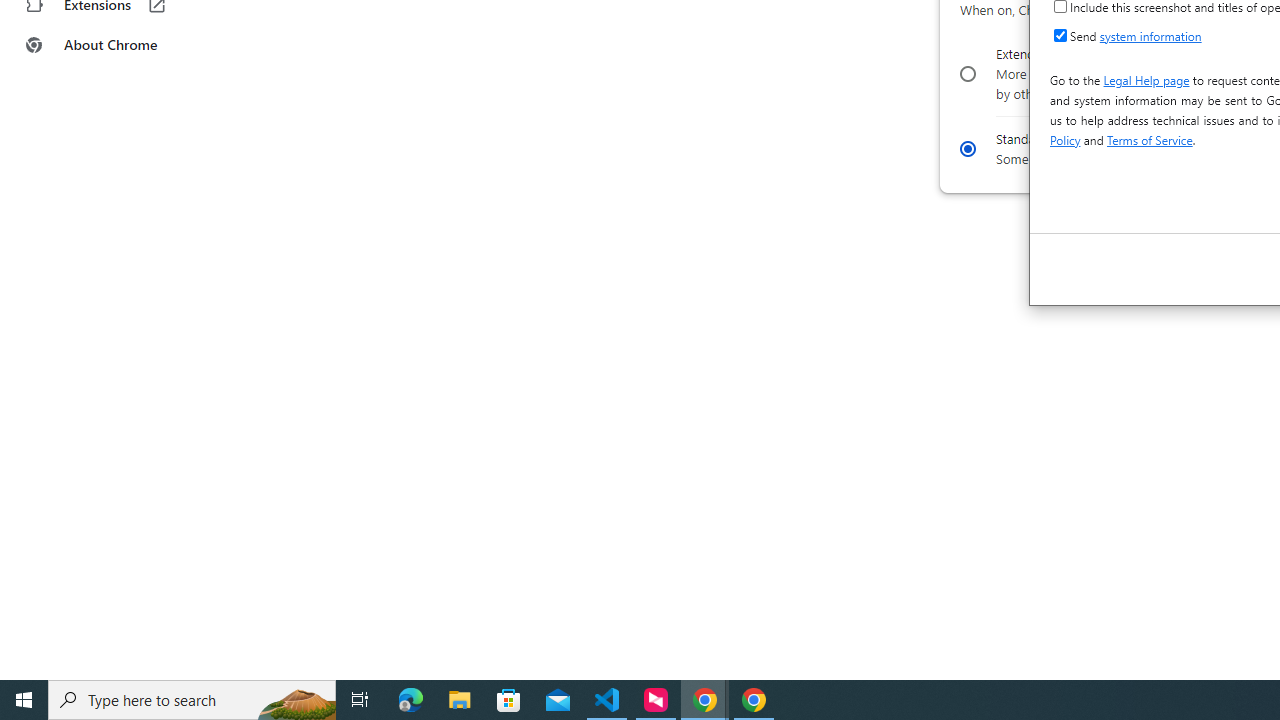 This screenshot has height=720, width=1280. Describe the element at coordinates (24, 698) in the screenshot. I see `'Start'` at that location.